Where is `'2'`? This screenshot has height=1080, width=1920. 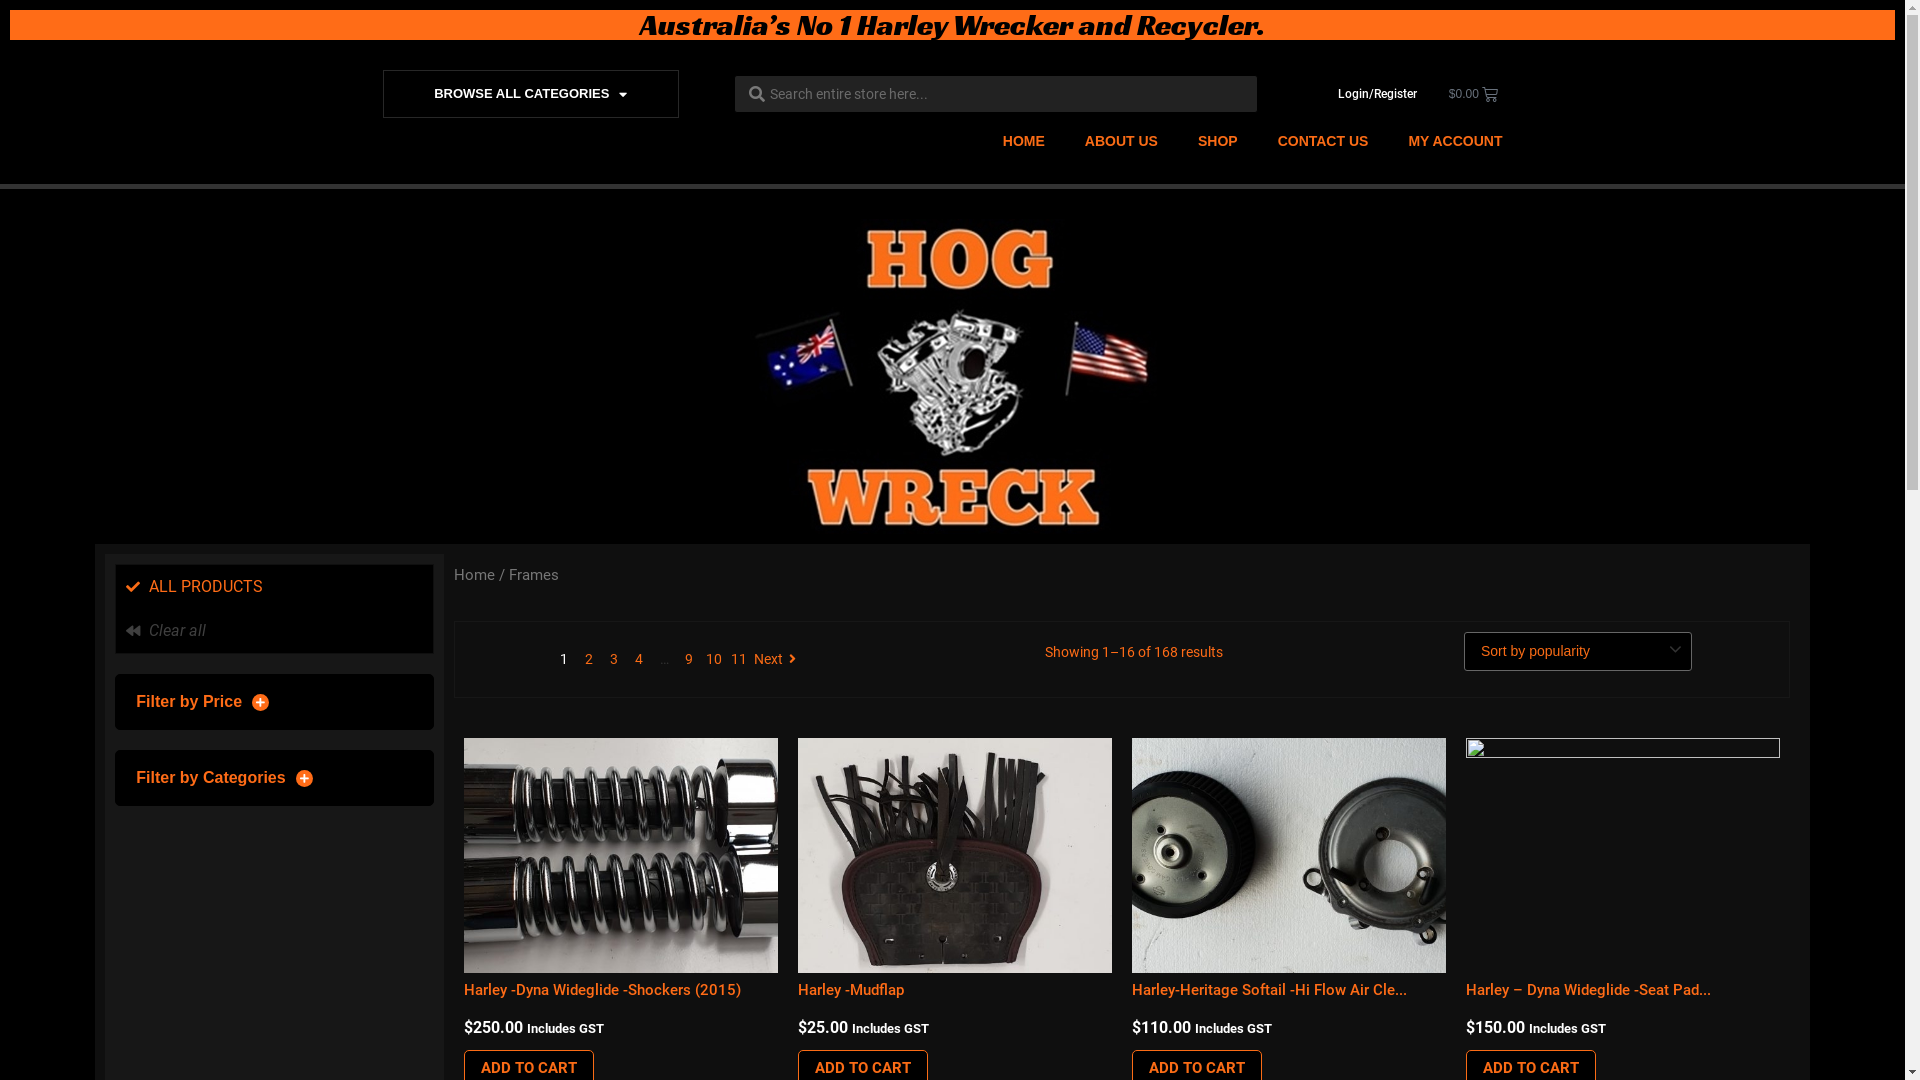
'2' is located at coordinates (588, 659).